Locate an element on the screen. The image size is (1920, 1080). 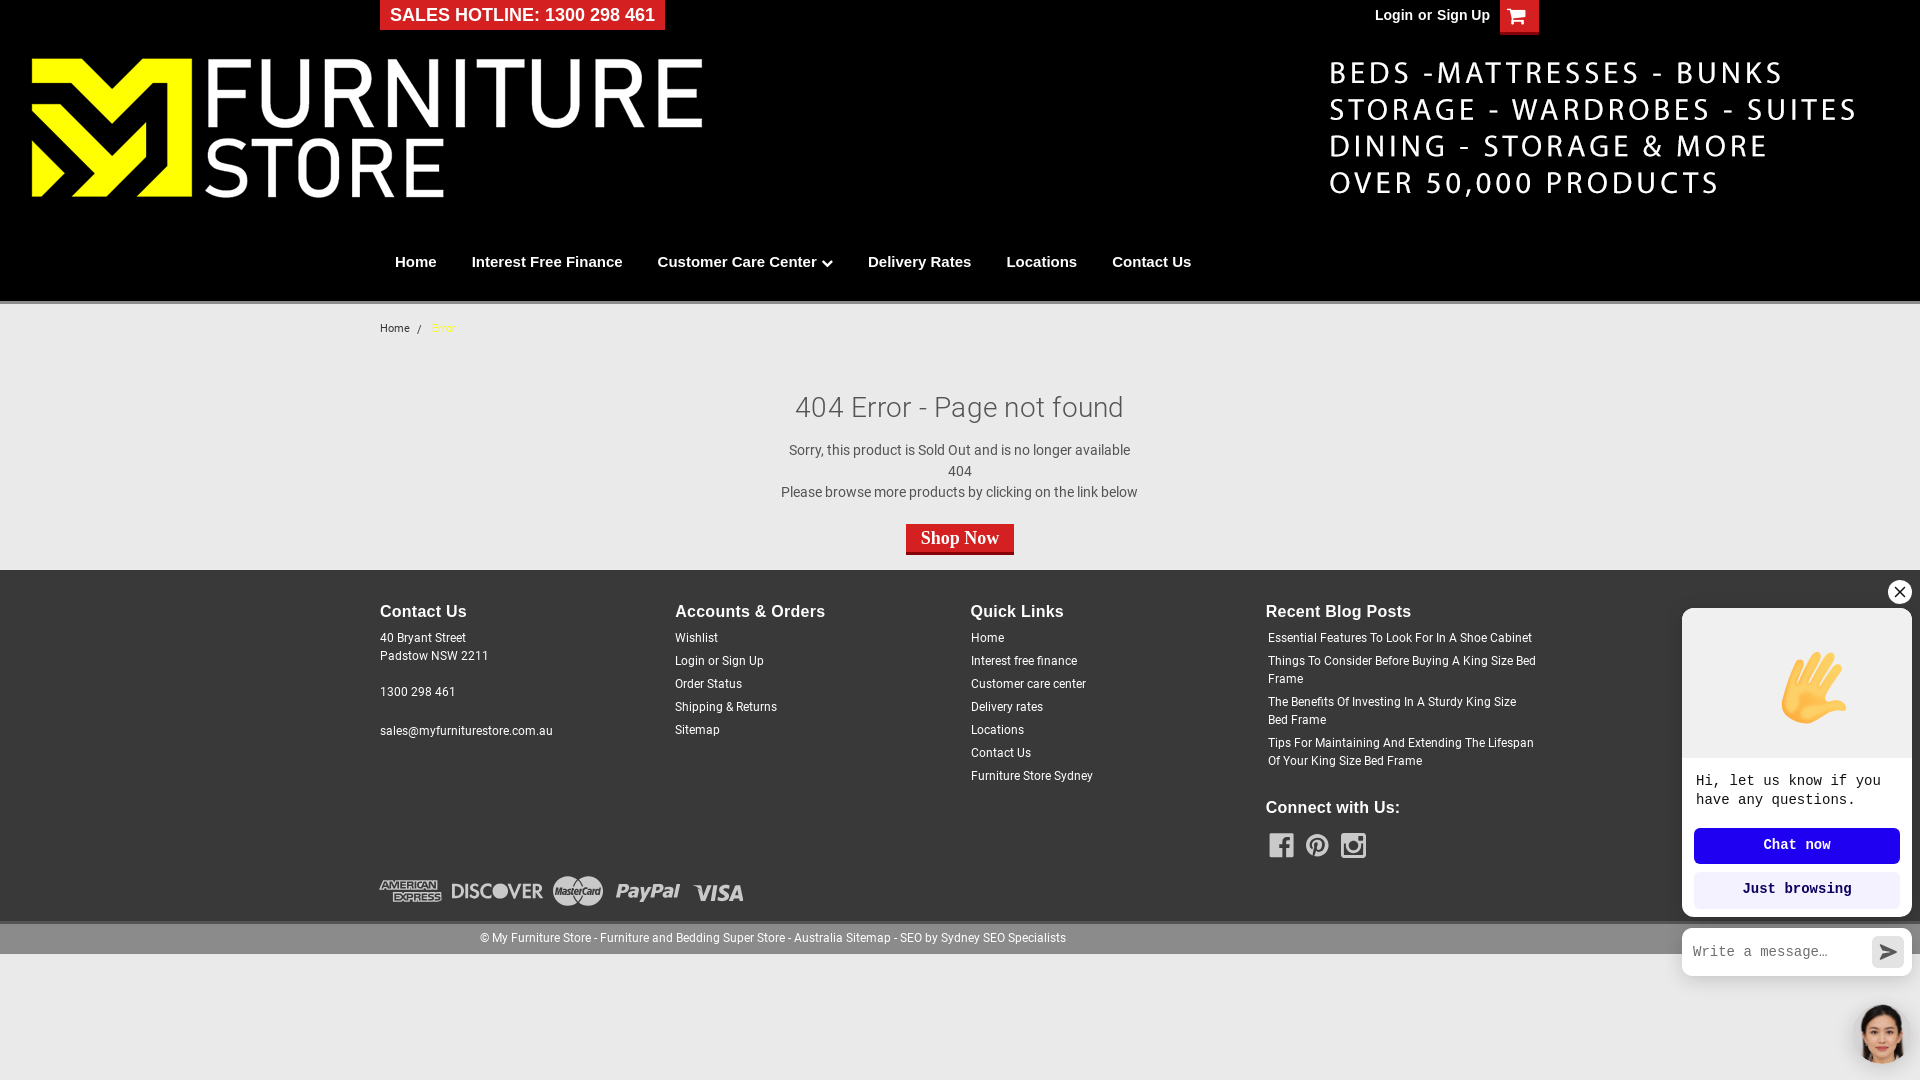
'SALES HOTLINE: 1300 298 461' is located at coordinates (389, 15).